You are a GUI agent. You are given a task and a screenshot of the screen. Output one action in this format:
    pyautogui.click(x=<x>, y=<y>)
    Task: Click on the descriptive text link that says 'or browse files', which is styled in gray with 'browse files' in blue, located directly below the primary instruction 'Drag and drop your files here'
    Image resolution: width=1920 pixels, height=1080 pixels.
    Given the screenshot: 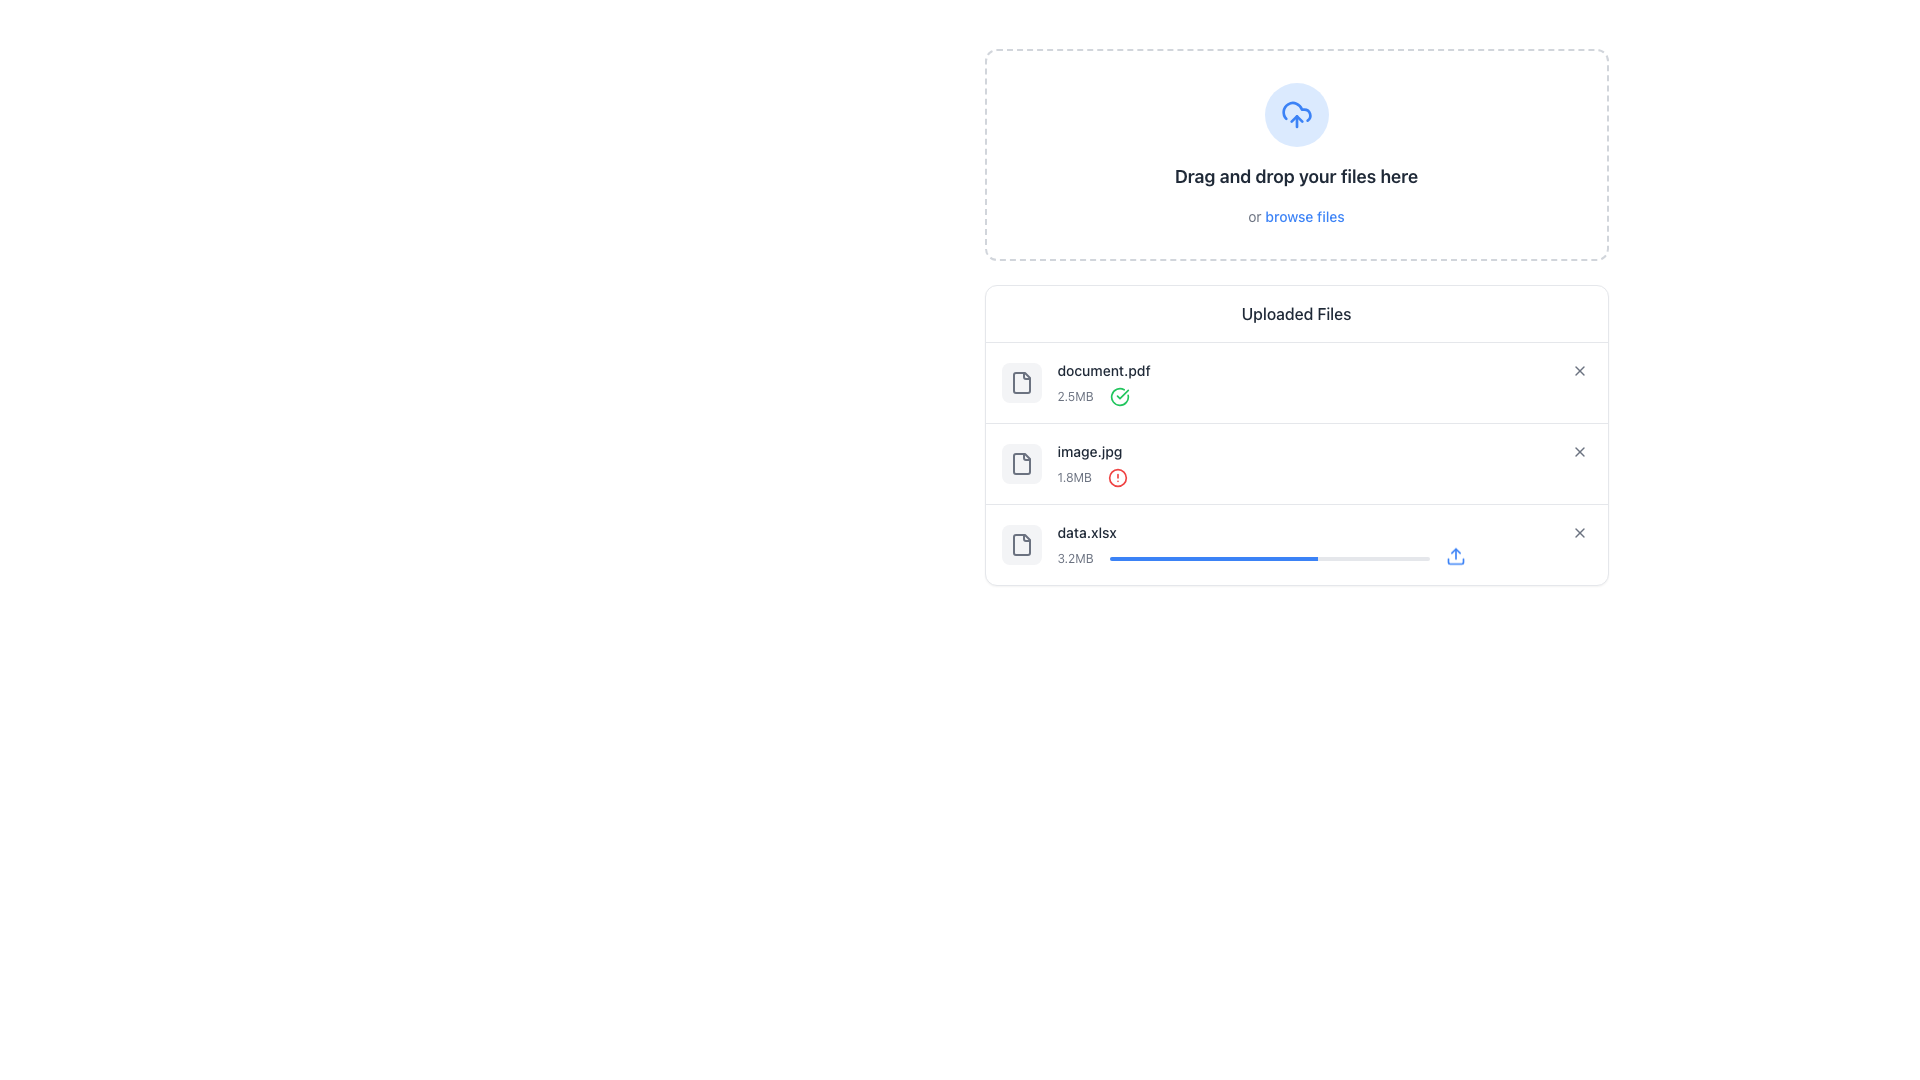 What is the action you would take?
    pyautogui.click(x=1296, y=216)
    